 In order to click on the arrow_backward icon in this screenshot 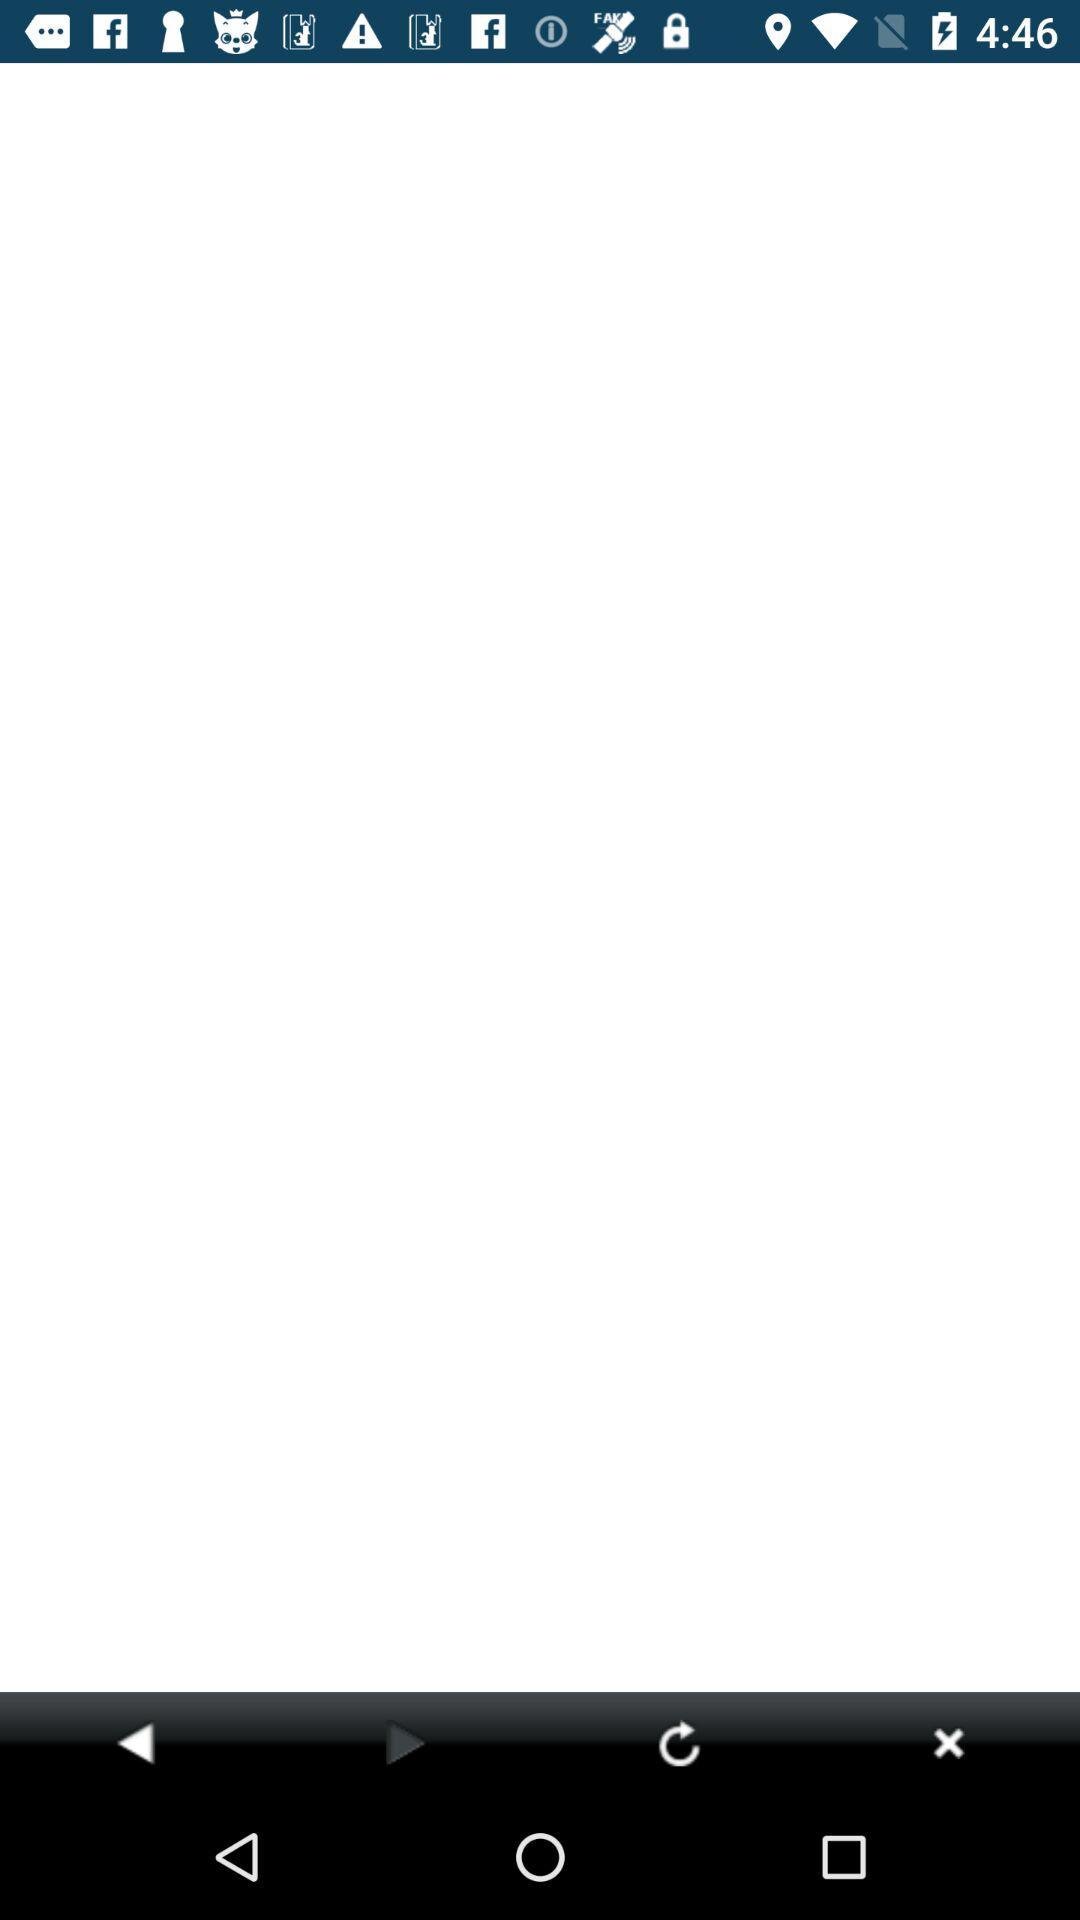, I will do `click(135, 1741)`.